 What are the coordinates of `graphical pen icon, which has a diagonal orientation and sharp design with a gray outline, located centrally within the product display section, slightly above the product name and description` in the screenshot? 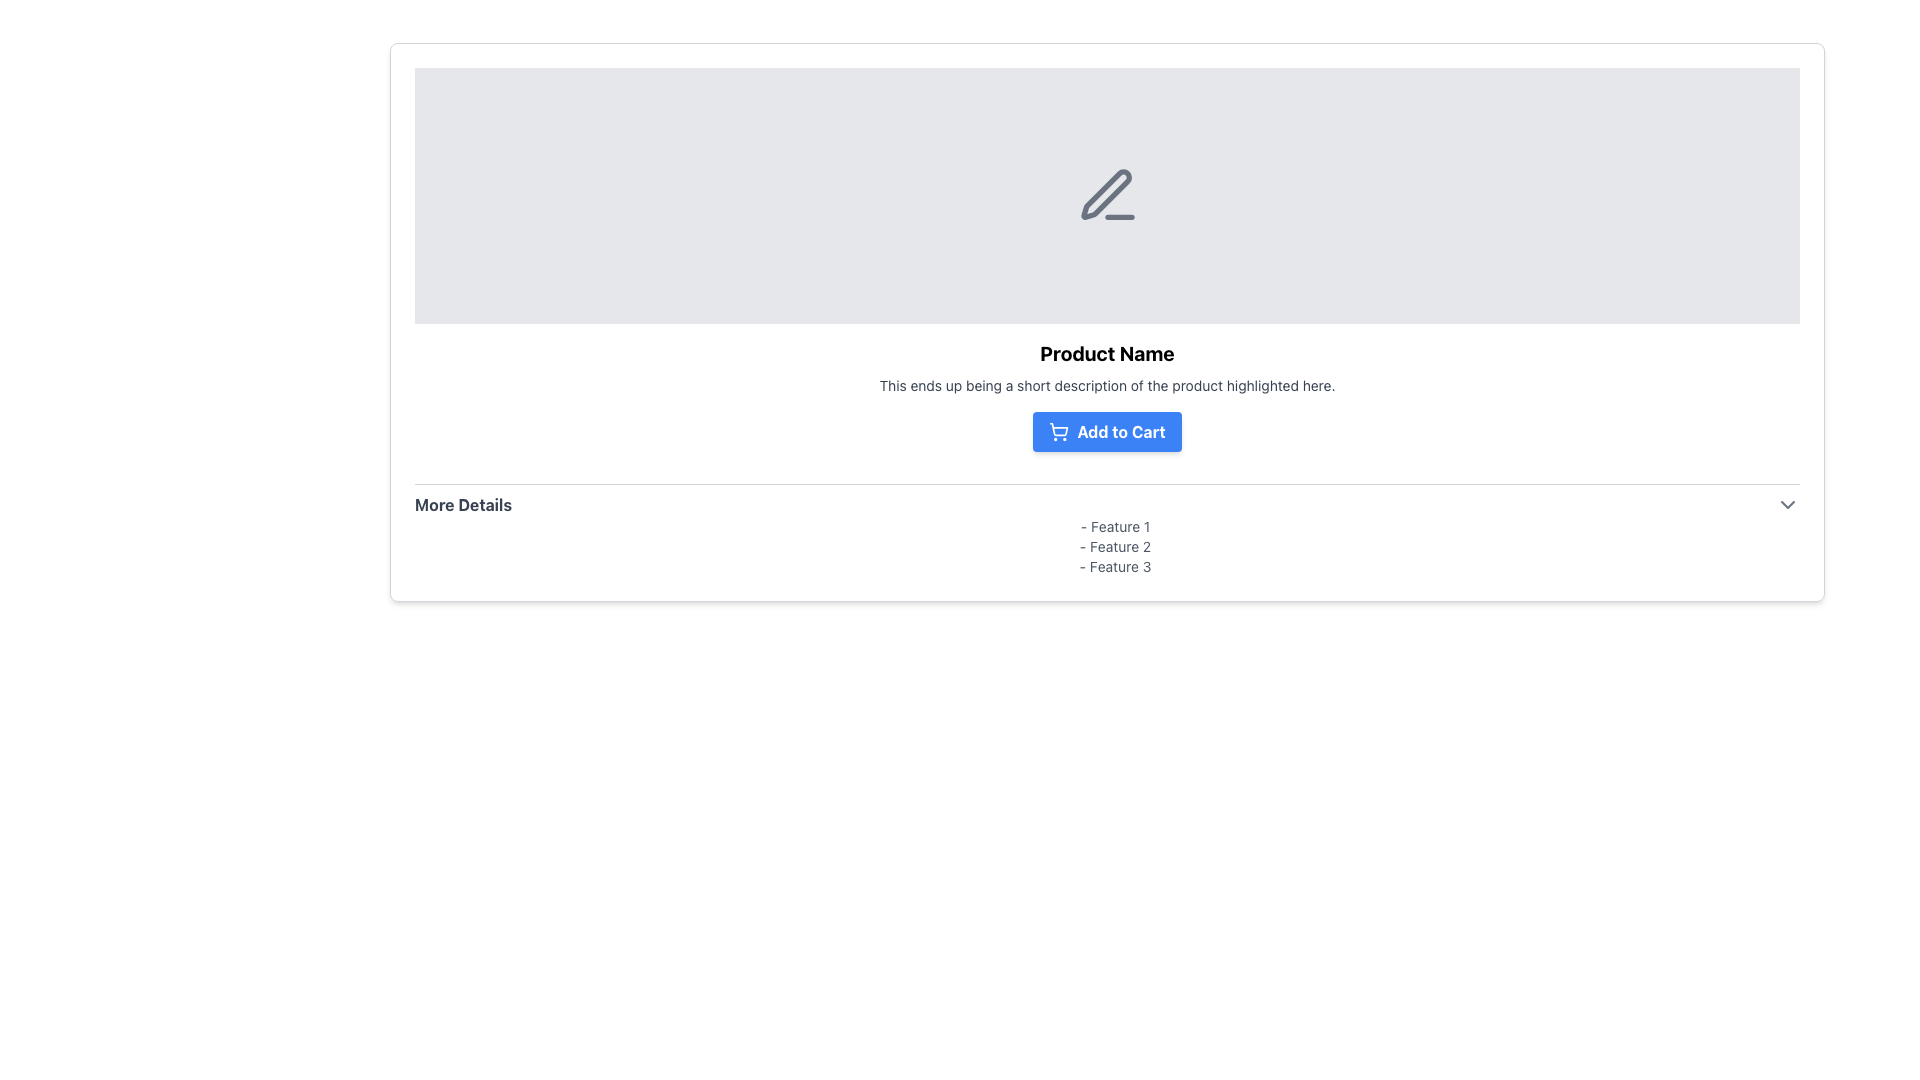 It's located at (1105, 194).